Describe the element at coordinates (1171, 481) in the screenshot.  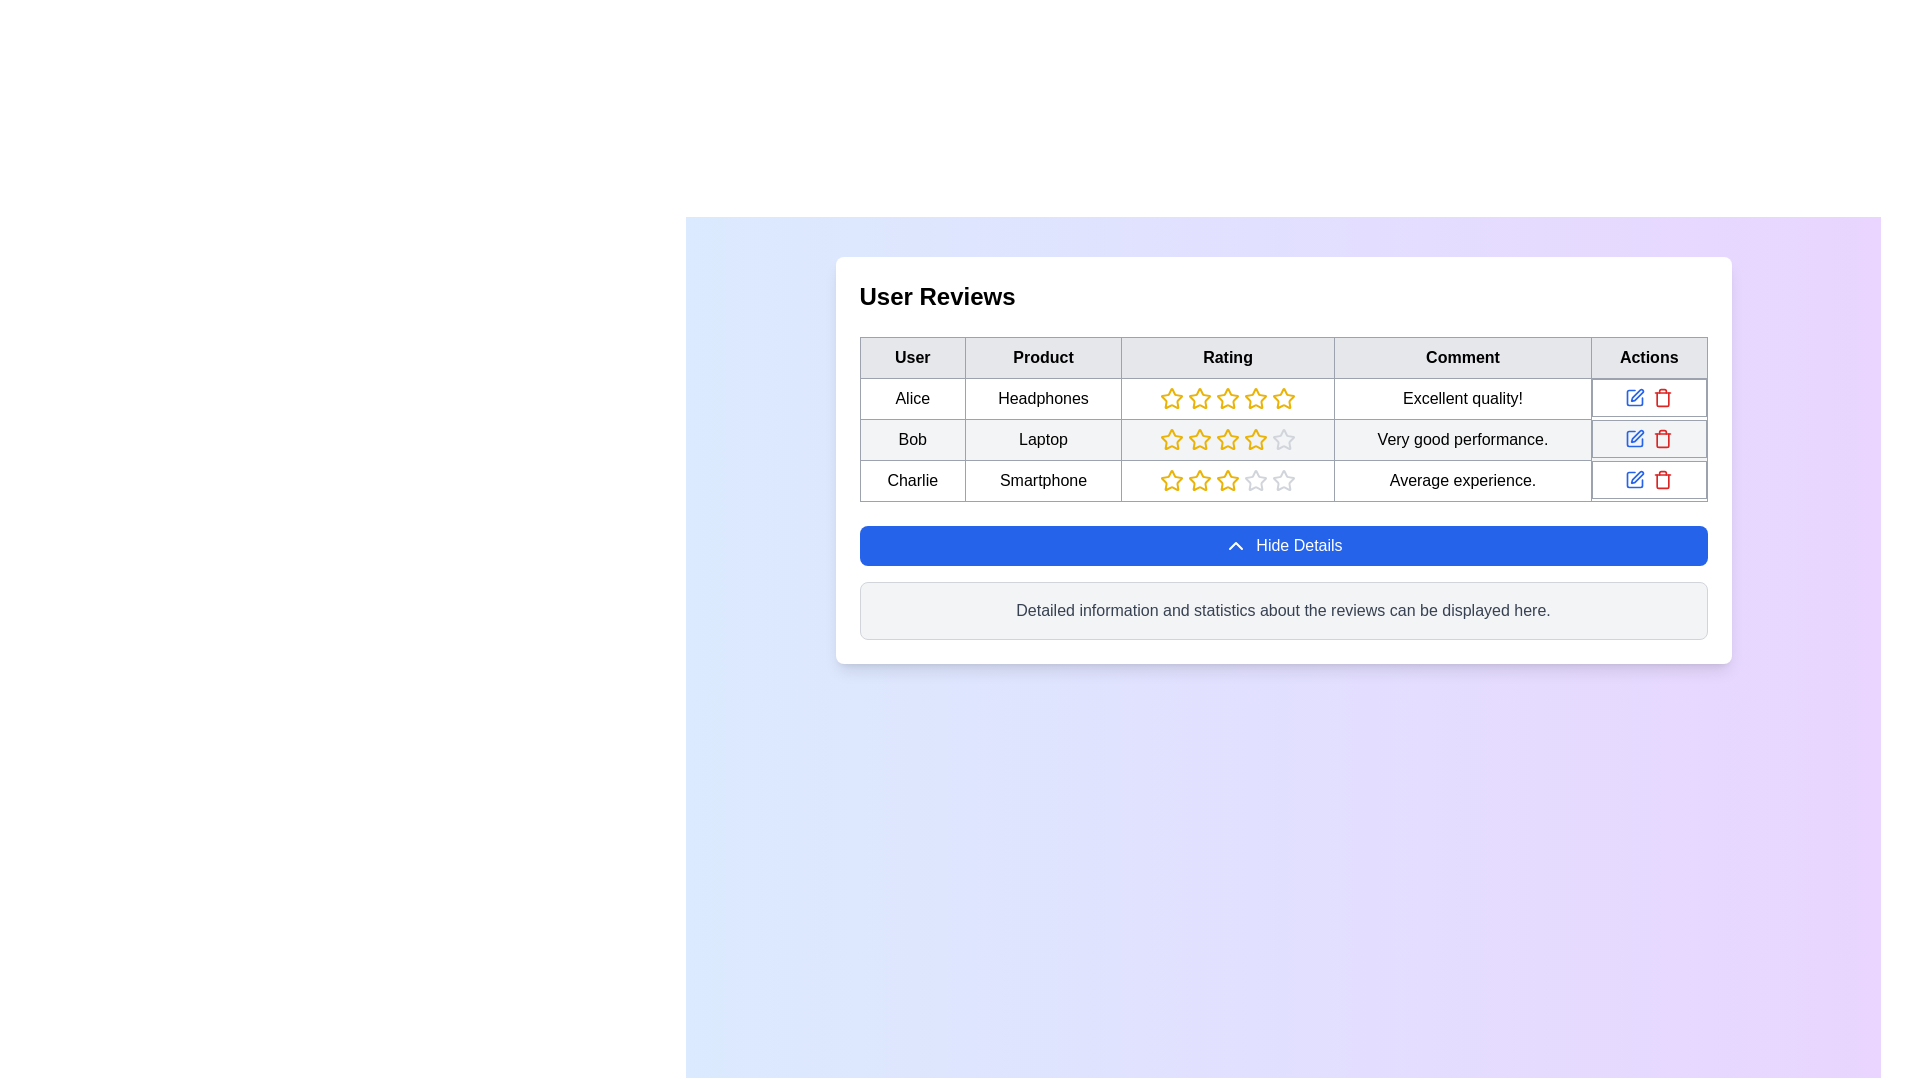
I see `the fourth star icon in the 'Rating' column of the third row associated with user 'Charlie' for the product 'Smartphone'` at that location.